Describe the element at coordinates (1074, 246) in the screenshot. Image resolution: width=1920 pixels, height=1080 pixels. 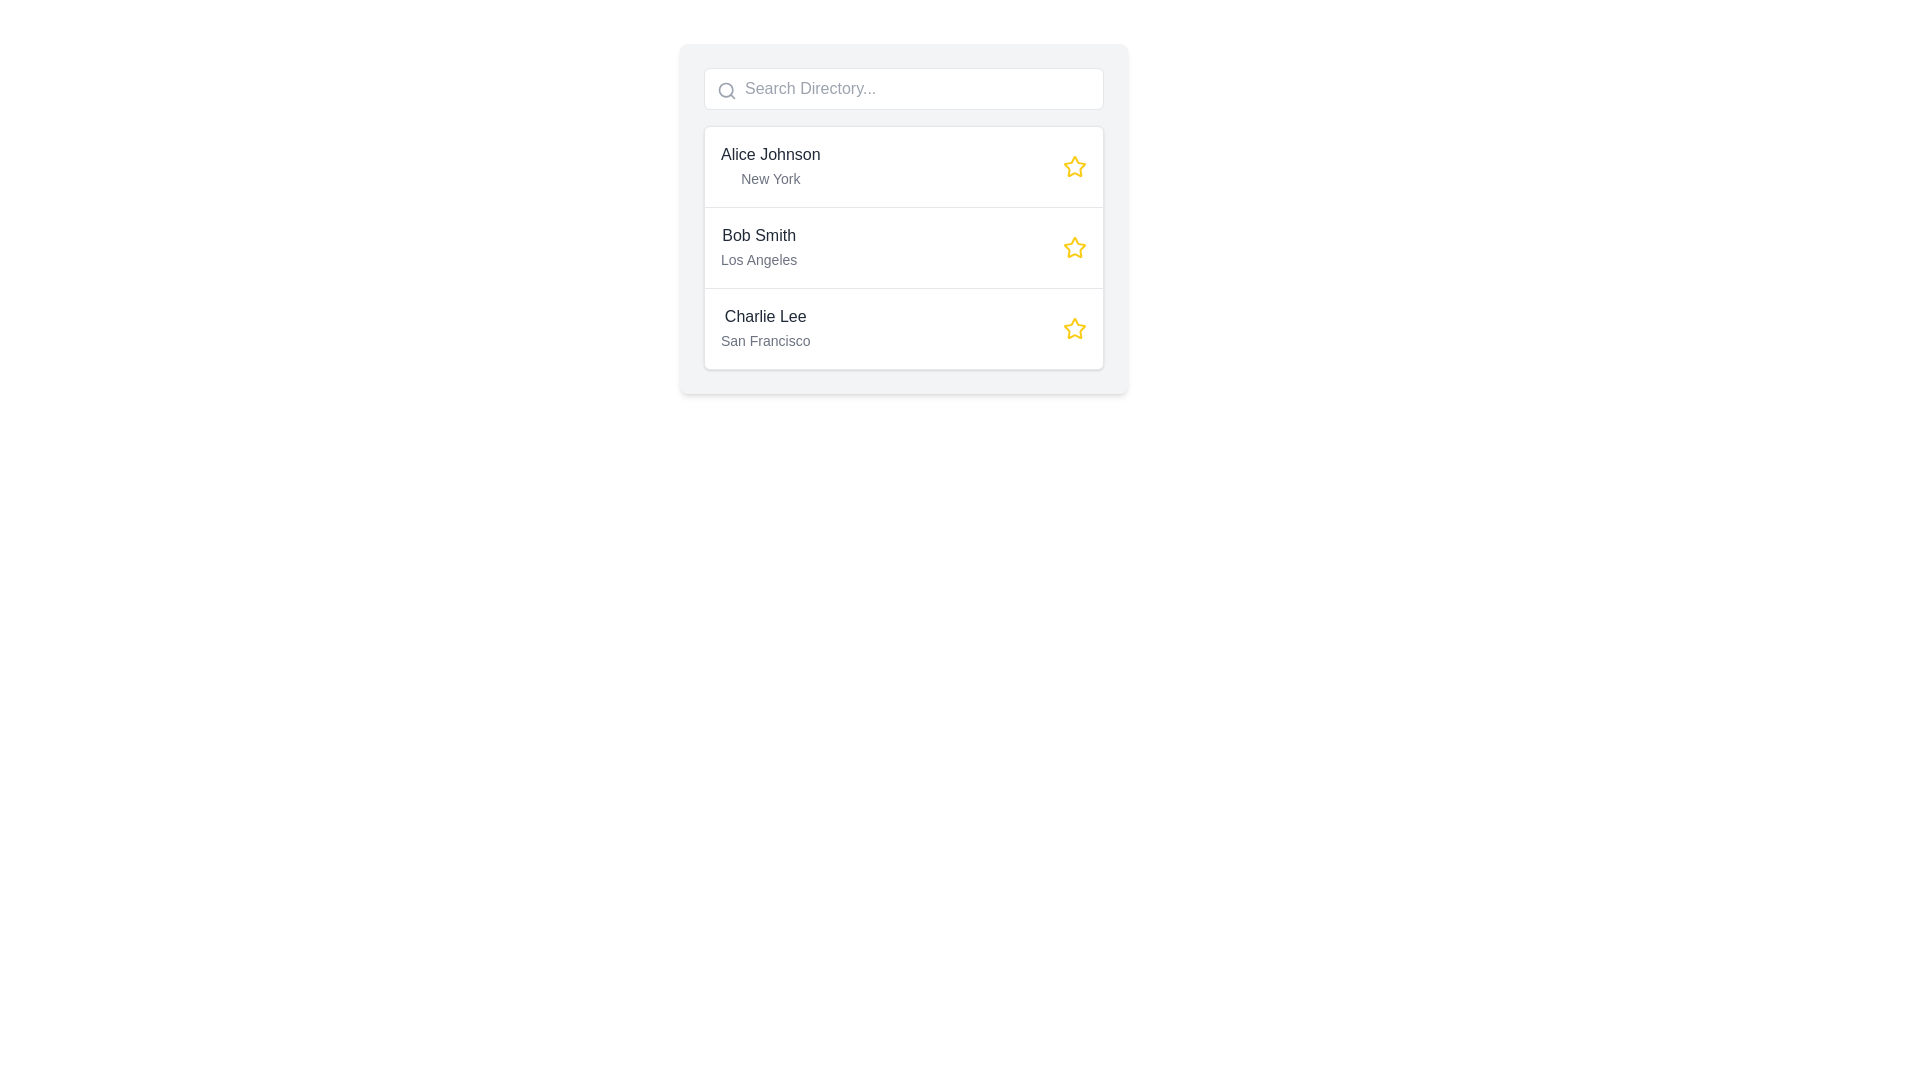
I see `the icon button located at the far-right end of the list entry for 'Bob Smith - Los Angeles' to mark it as a favorite` at that location.